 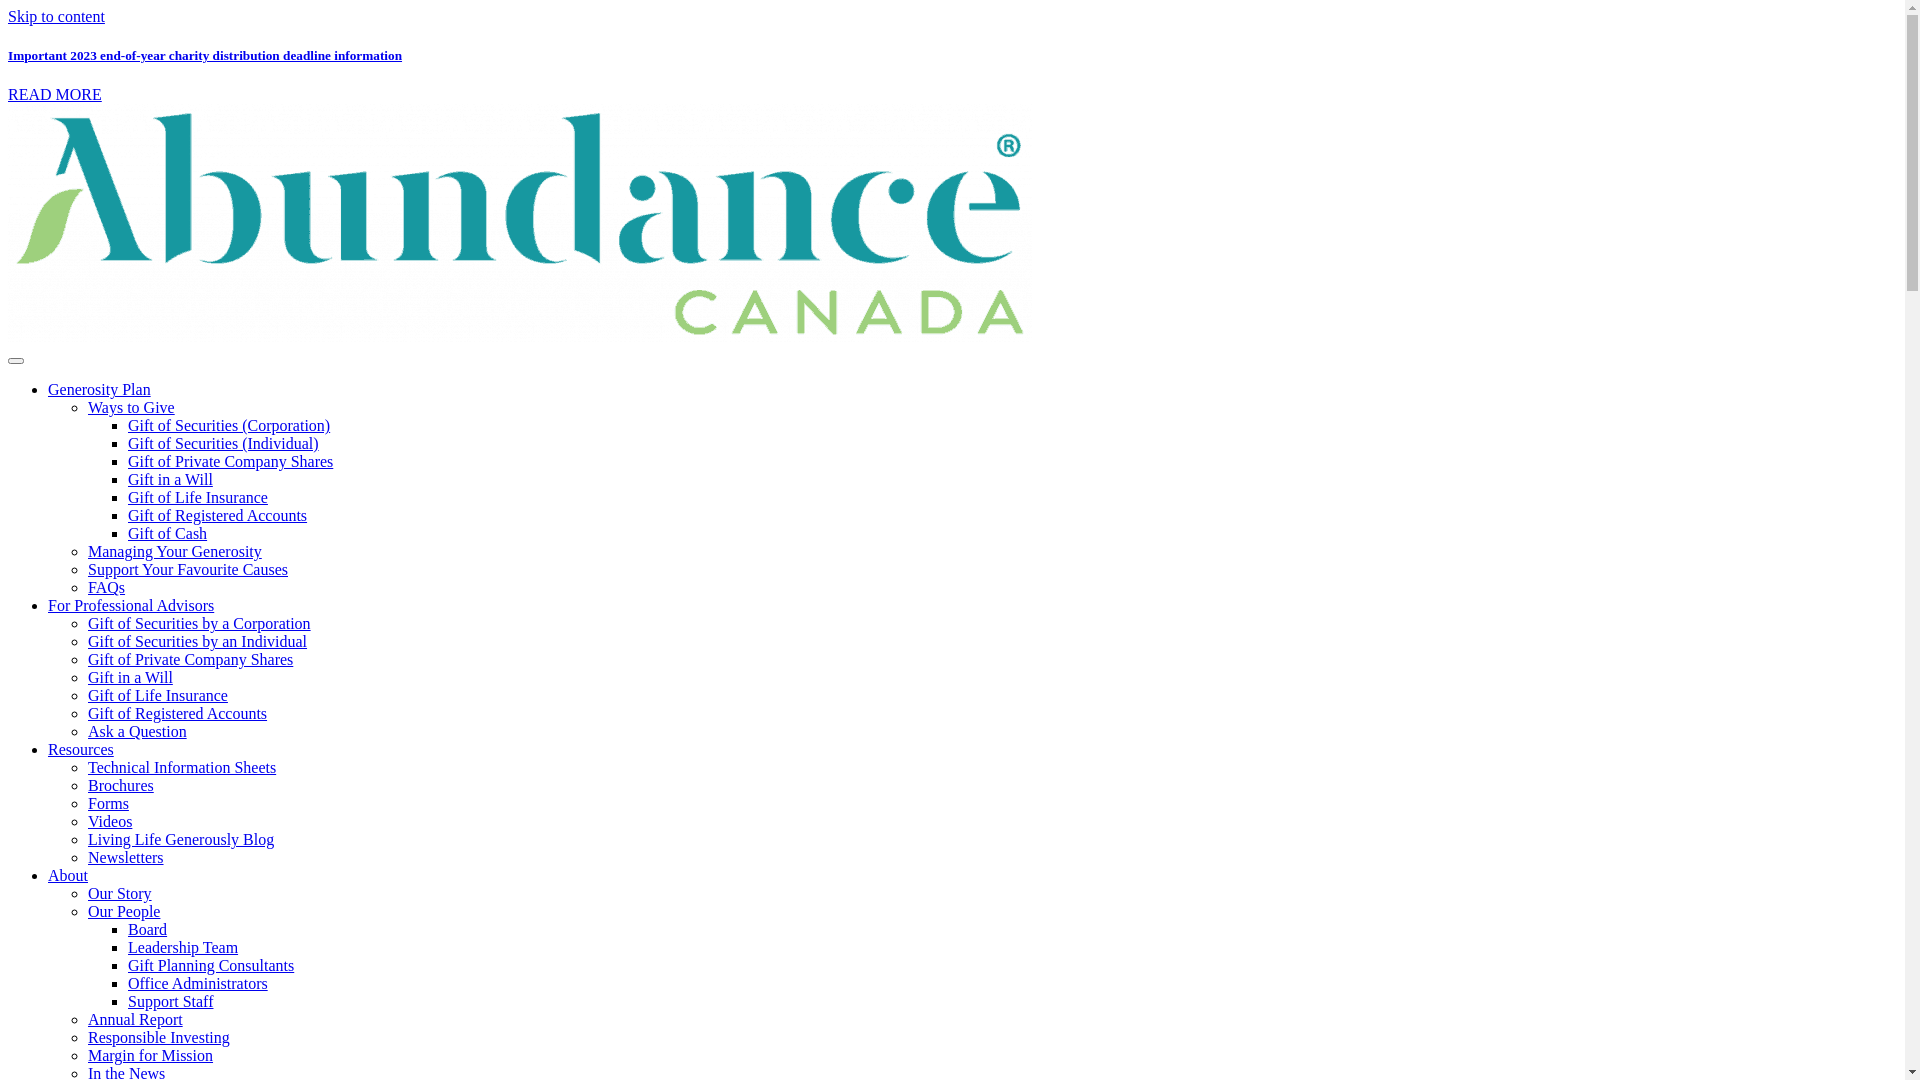 What do you see at coordinates (157, 1036) in the screenshot?
I see `'Responsible Investing'` at bounding box center [157, 1036].